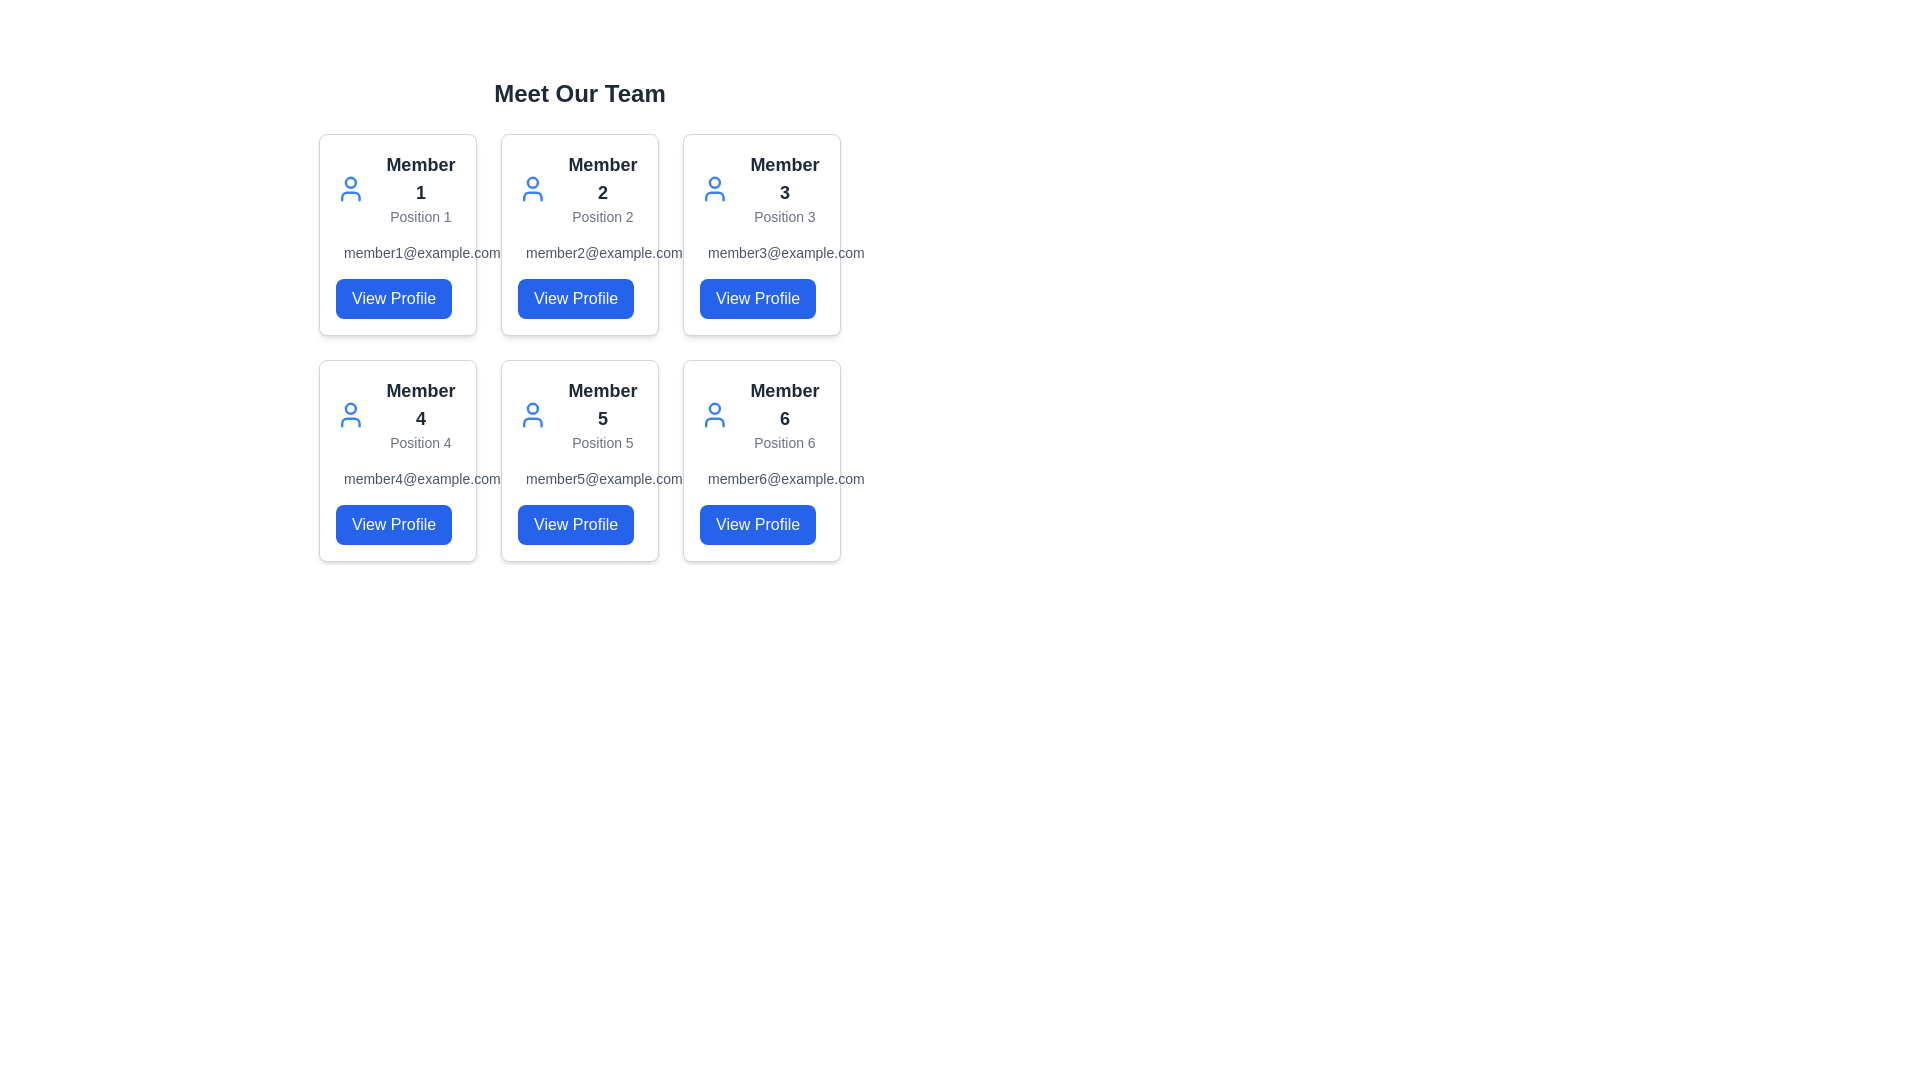  I want to click on the 'Member 3' heading/text label, which is styled in bold, dark gray, and located in the first row, third column of the team members grid layout, so click(783, 177).